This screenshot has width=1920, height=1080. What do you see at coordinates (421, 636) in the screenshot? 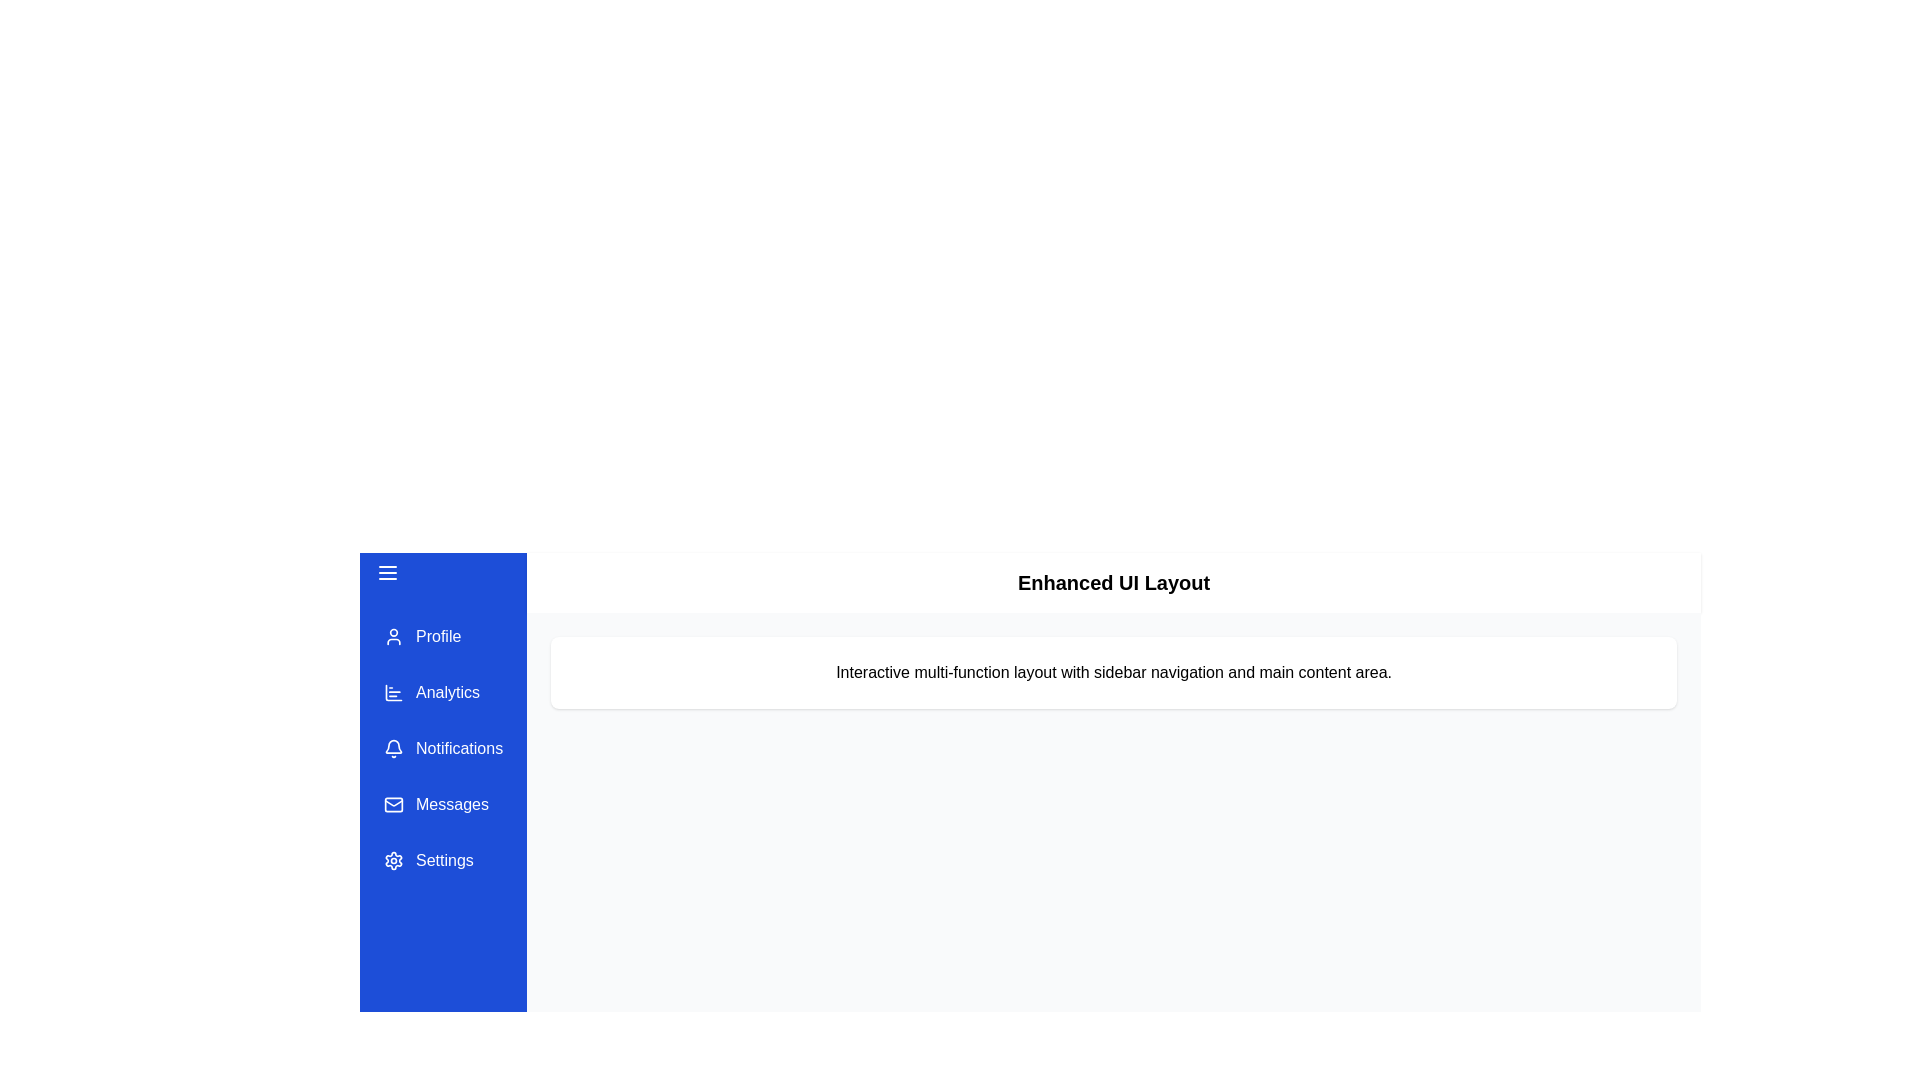
I see `the 'Profile' button, which features a user silhouette icon and is located at the top of the left sidebar` at bounding box center [421, 636].